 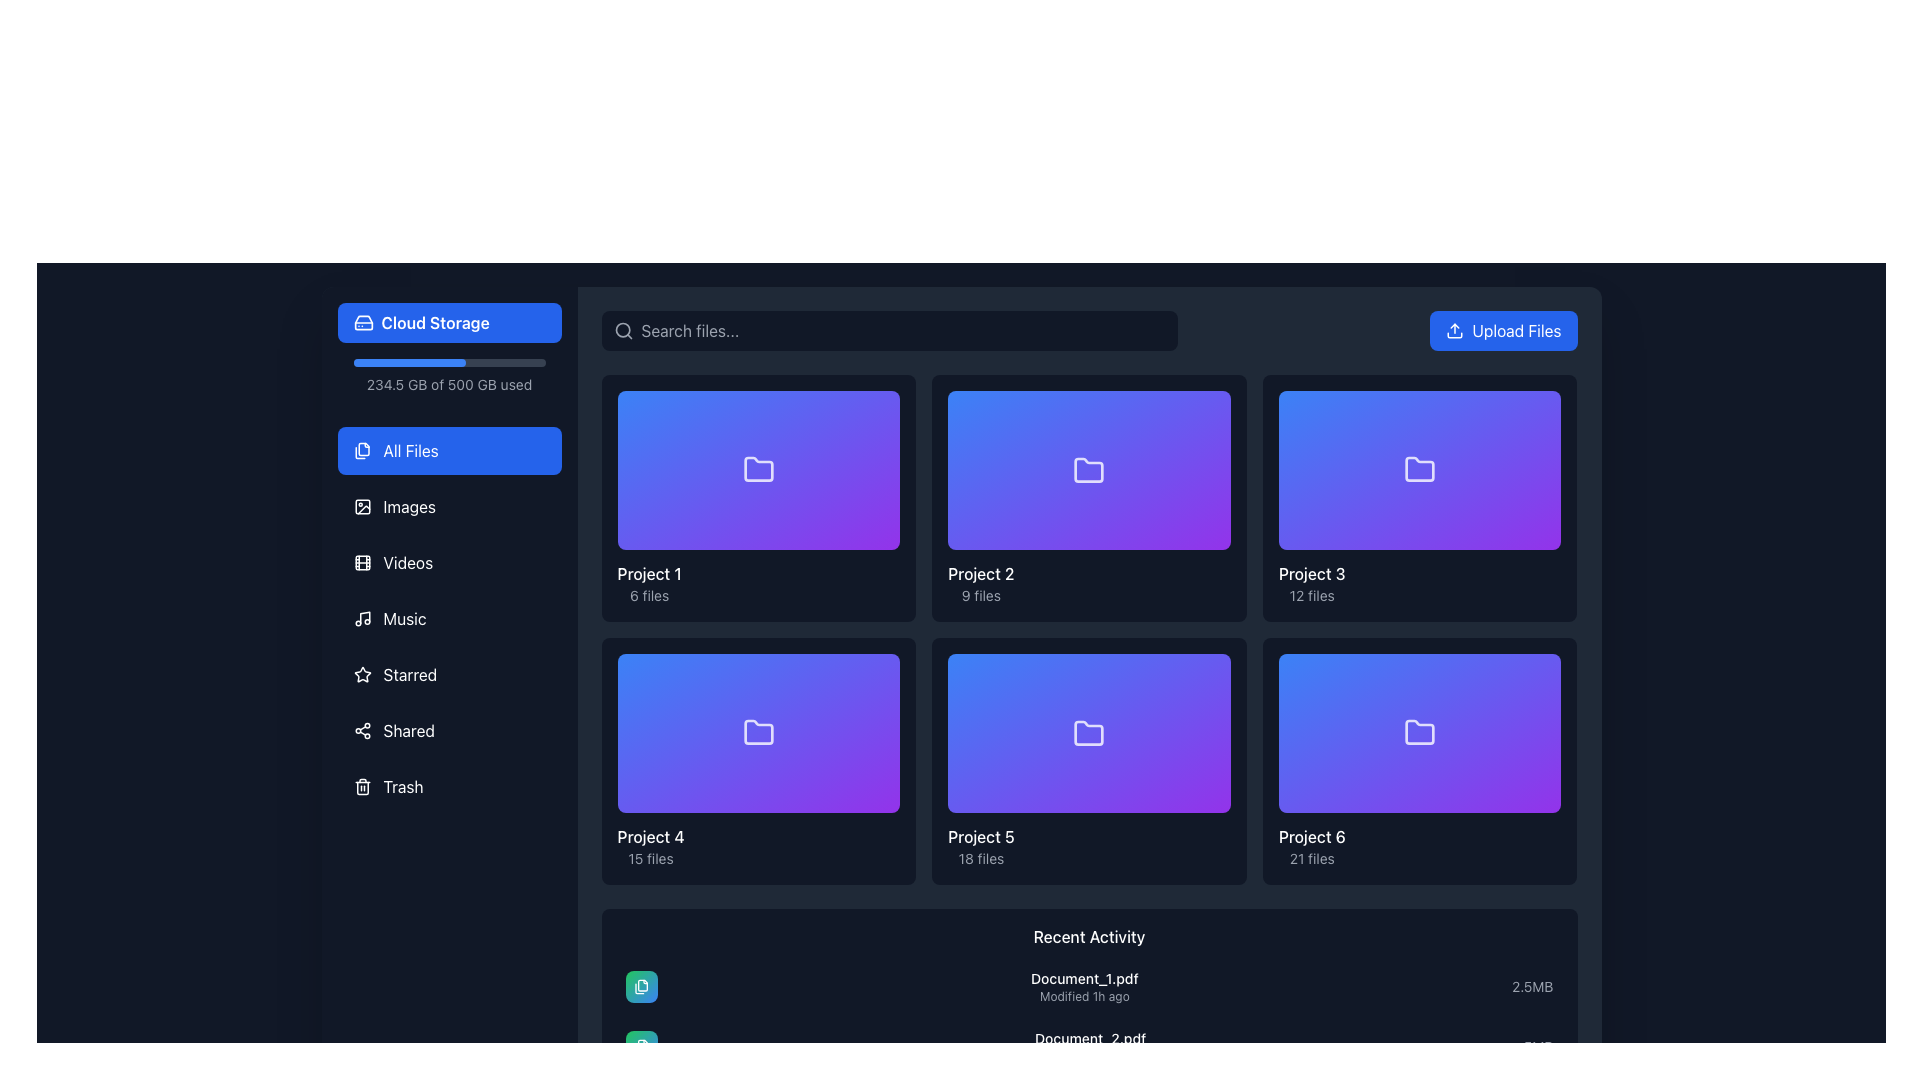 What do you see at coordinates (1083, 986) in the screenshot?
I see `the Text label representing the recently modified file entry located in the 'Recent Activity' section, which is the first entry in a vertical list next to a gradient-shaded icon and a file size indicator` at bounding box center [1083, 986].